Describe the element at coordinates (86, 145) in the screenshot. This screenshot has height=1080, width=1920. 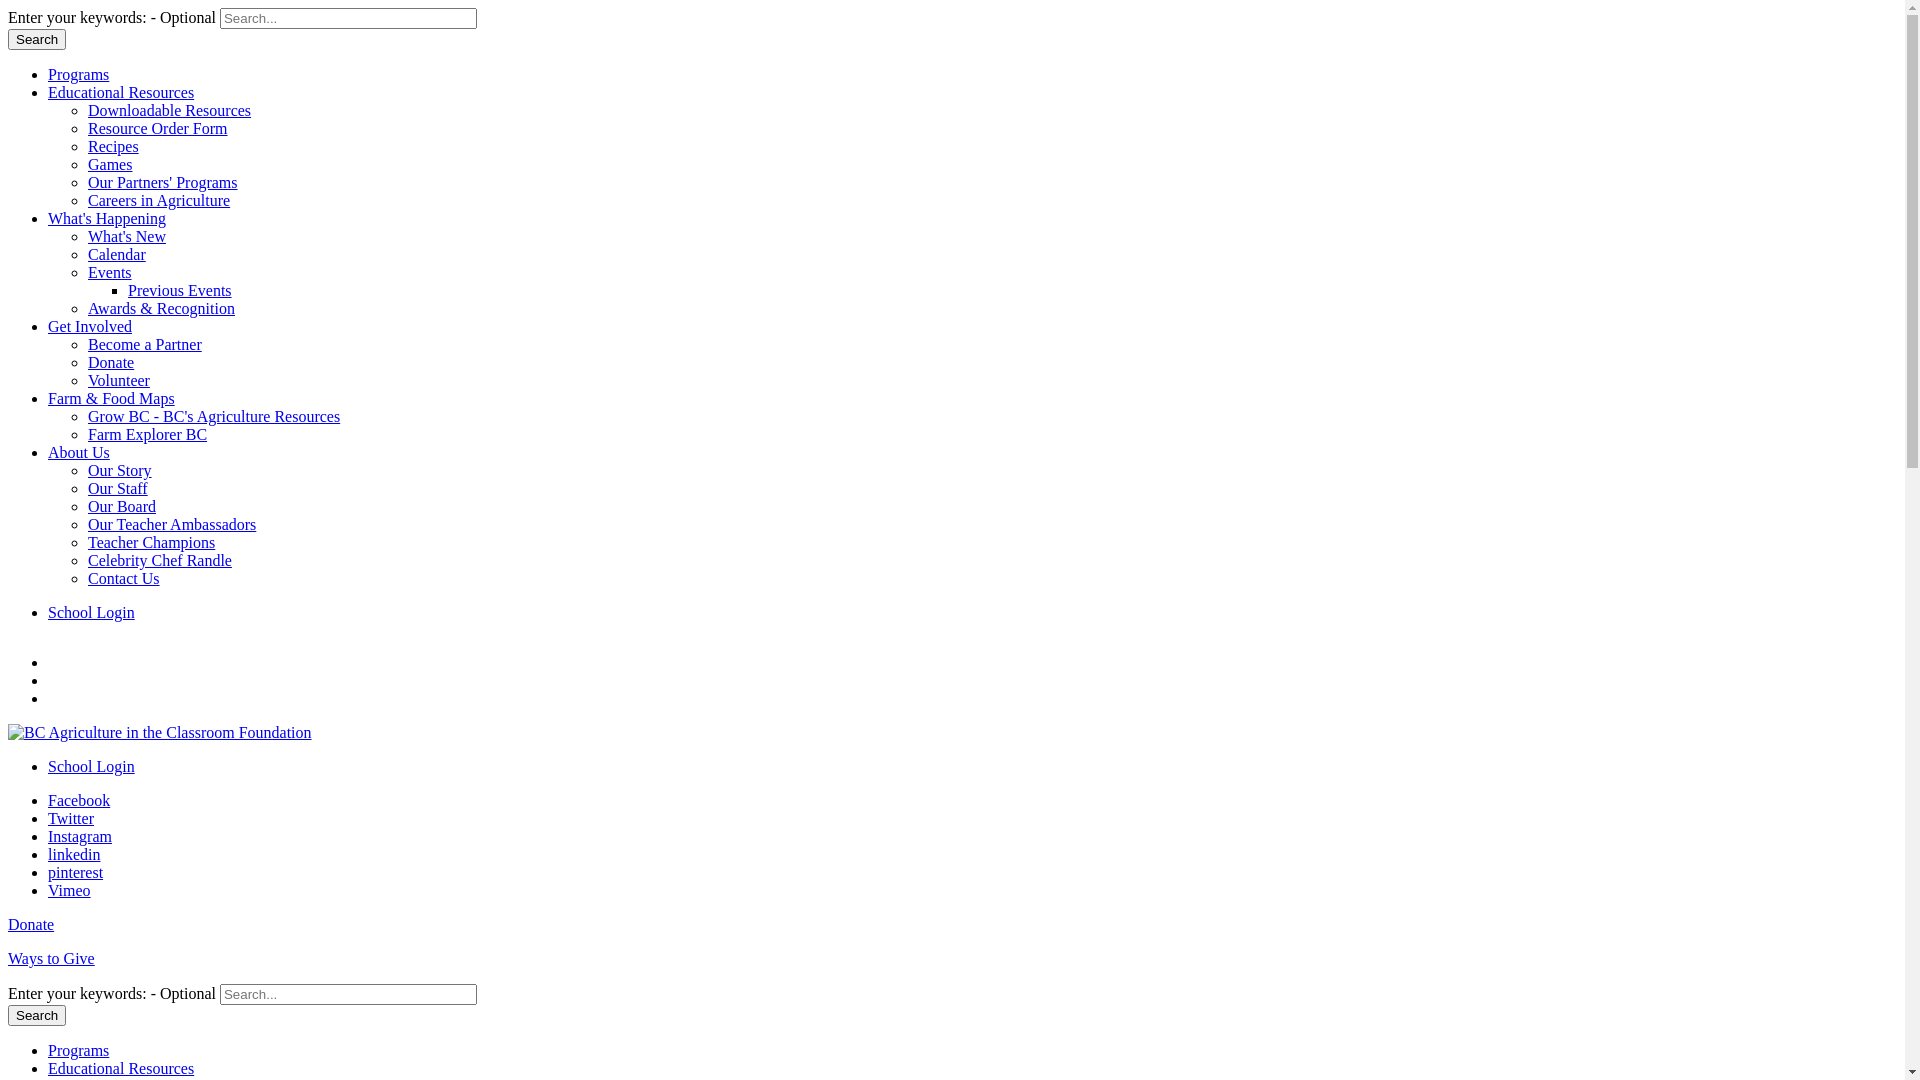
I see `'Recipes'` at that location.